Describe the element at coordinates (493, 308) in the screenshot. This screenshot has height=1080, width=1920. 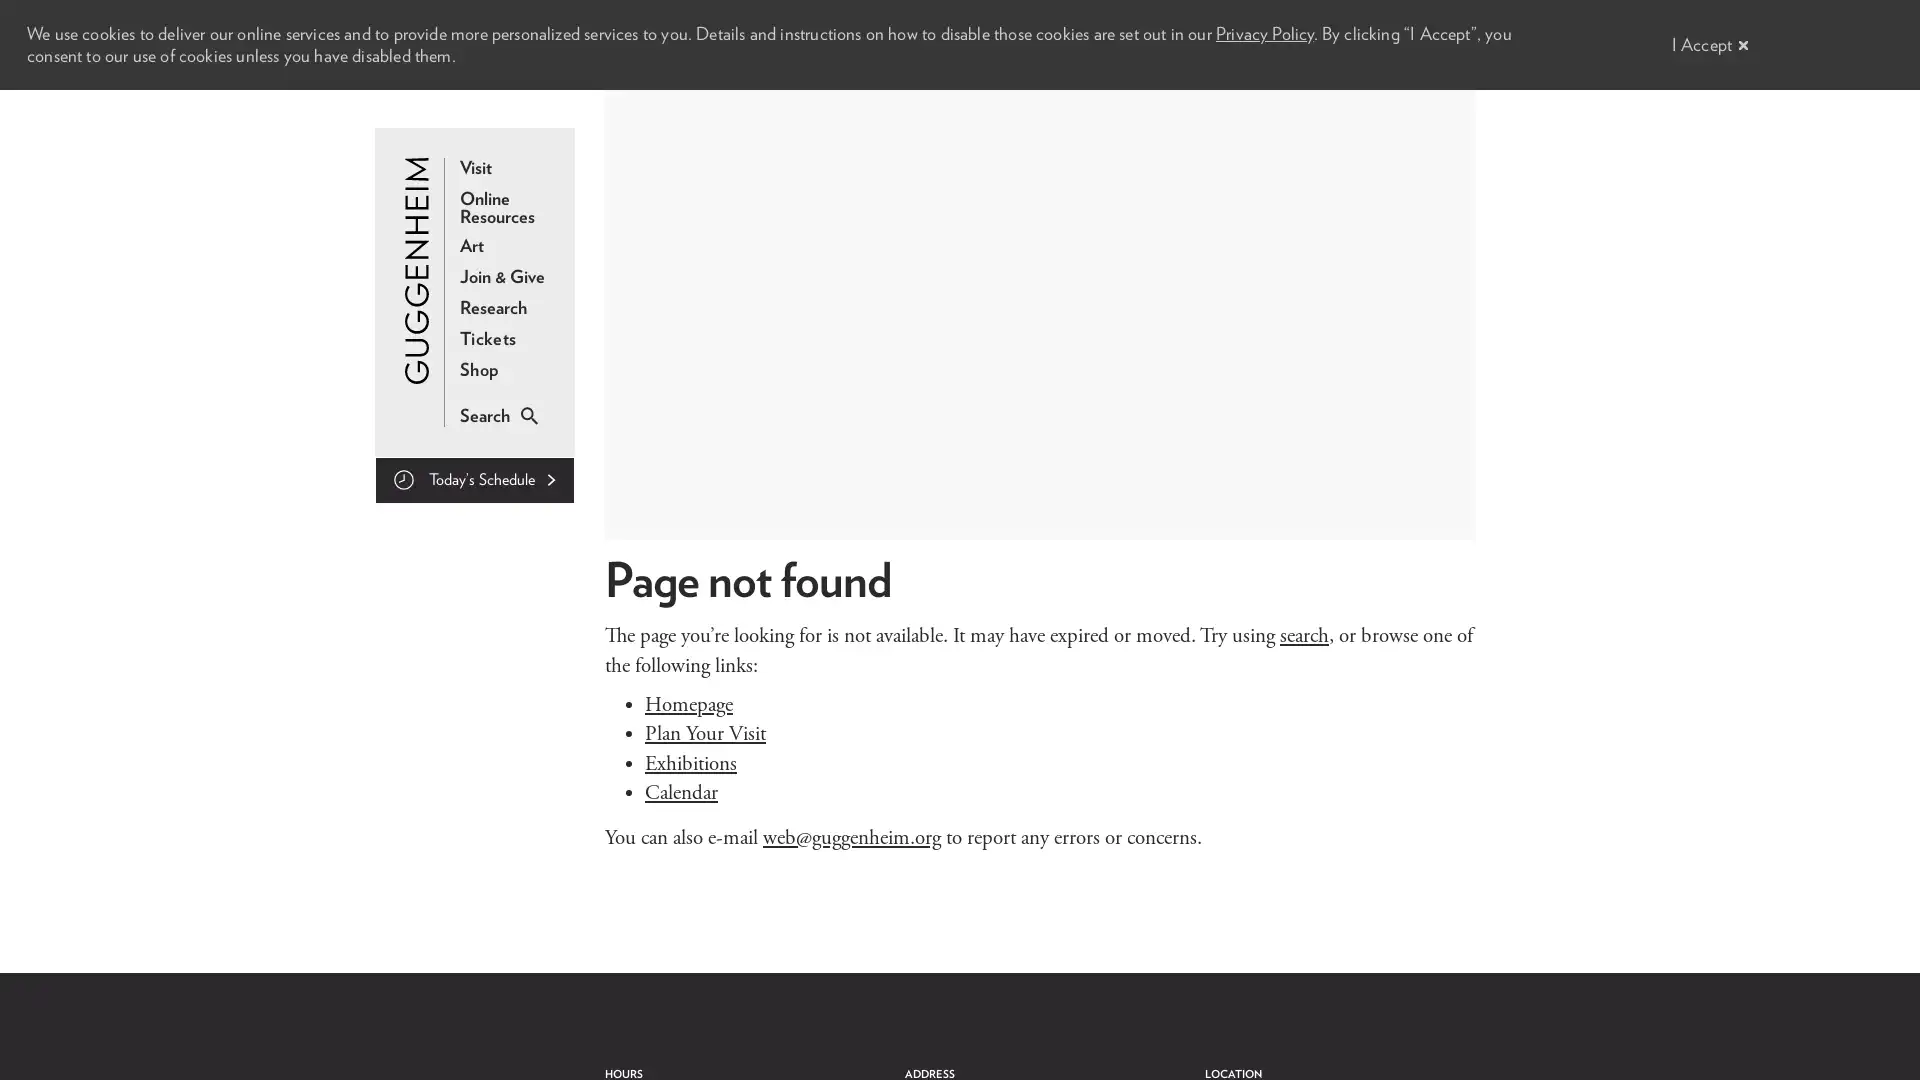
I see `Launch Research Submenu Modal` at that location.